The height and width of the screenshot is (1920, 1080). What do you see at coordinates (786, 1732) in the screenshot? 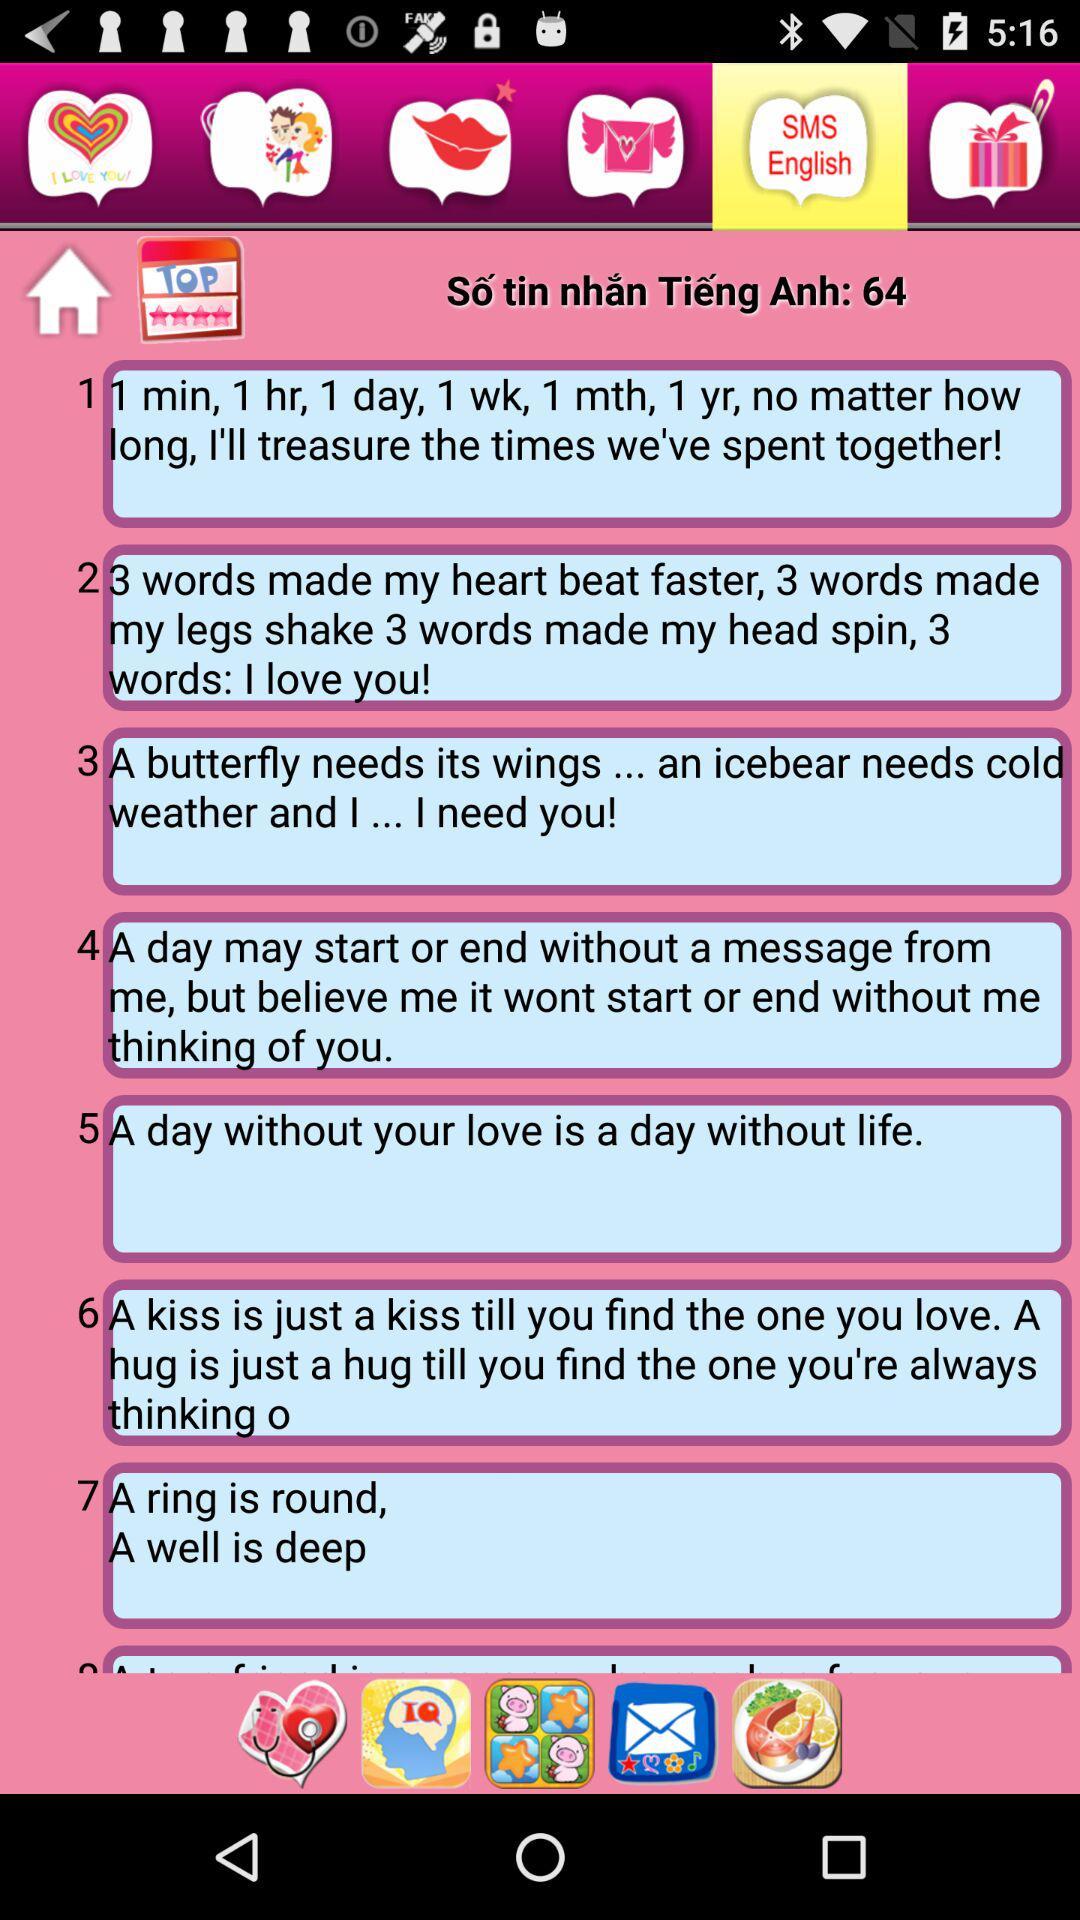
I see `open meals` at bounding box center [786, 1732].